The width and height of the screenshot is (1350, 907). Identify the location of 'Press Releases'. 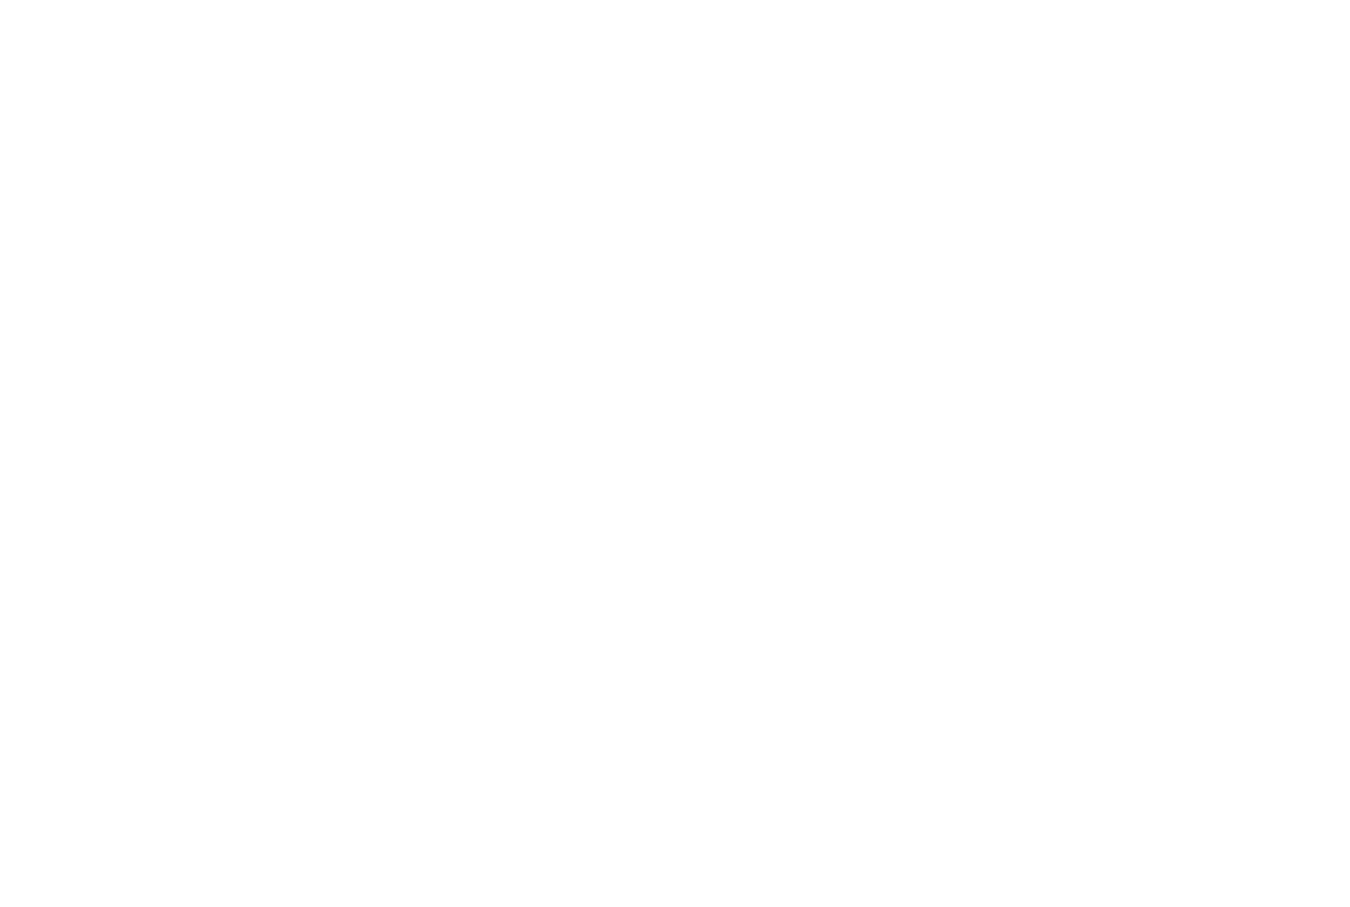
(507, 150).